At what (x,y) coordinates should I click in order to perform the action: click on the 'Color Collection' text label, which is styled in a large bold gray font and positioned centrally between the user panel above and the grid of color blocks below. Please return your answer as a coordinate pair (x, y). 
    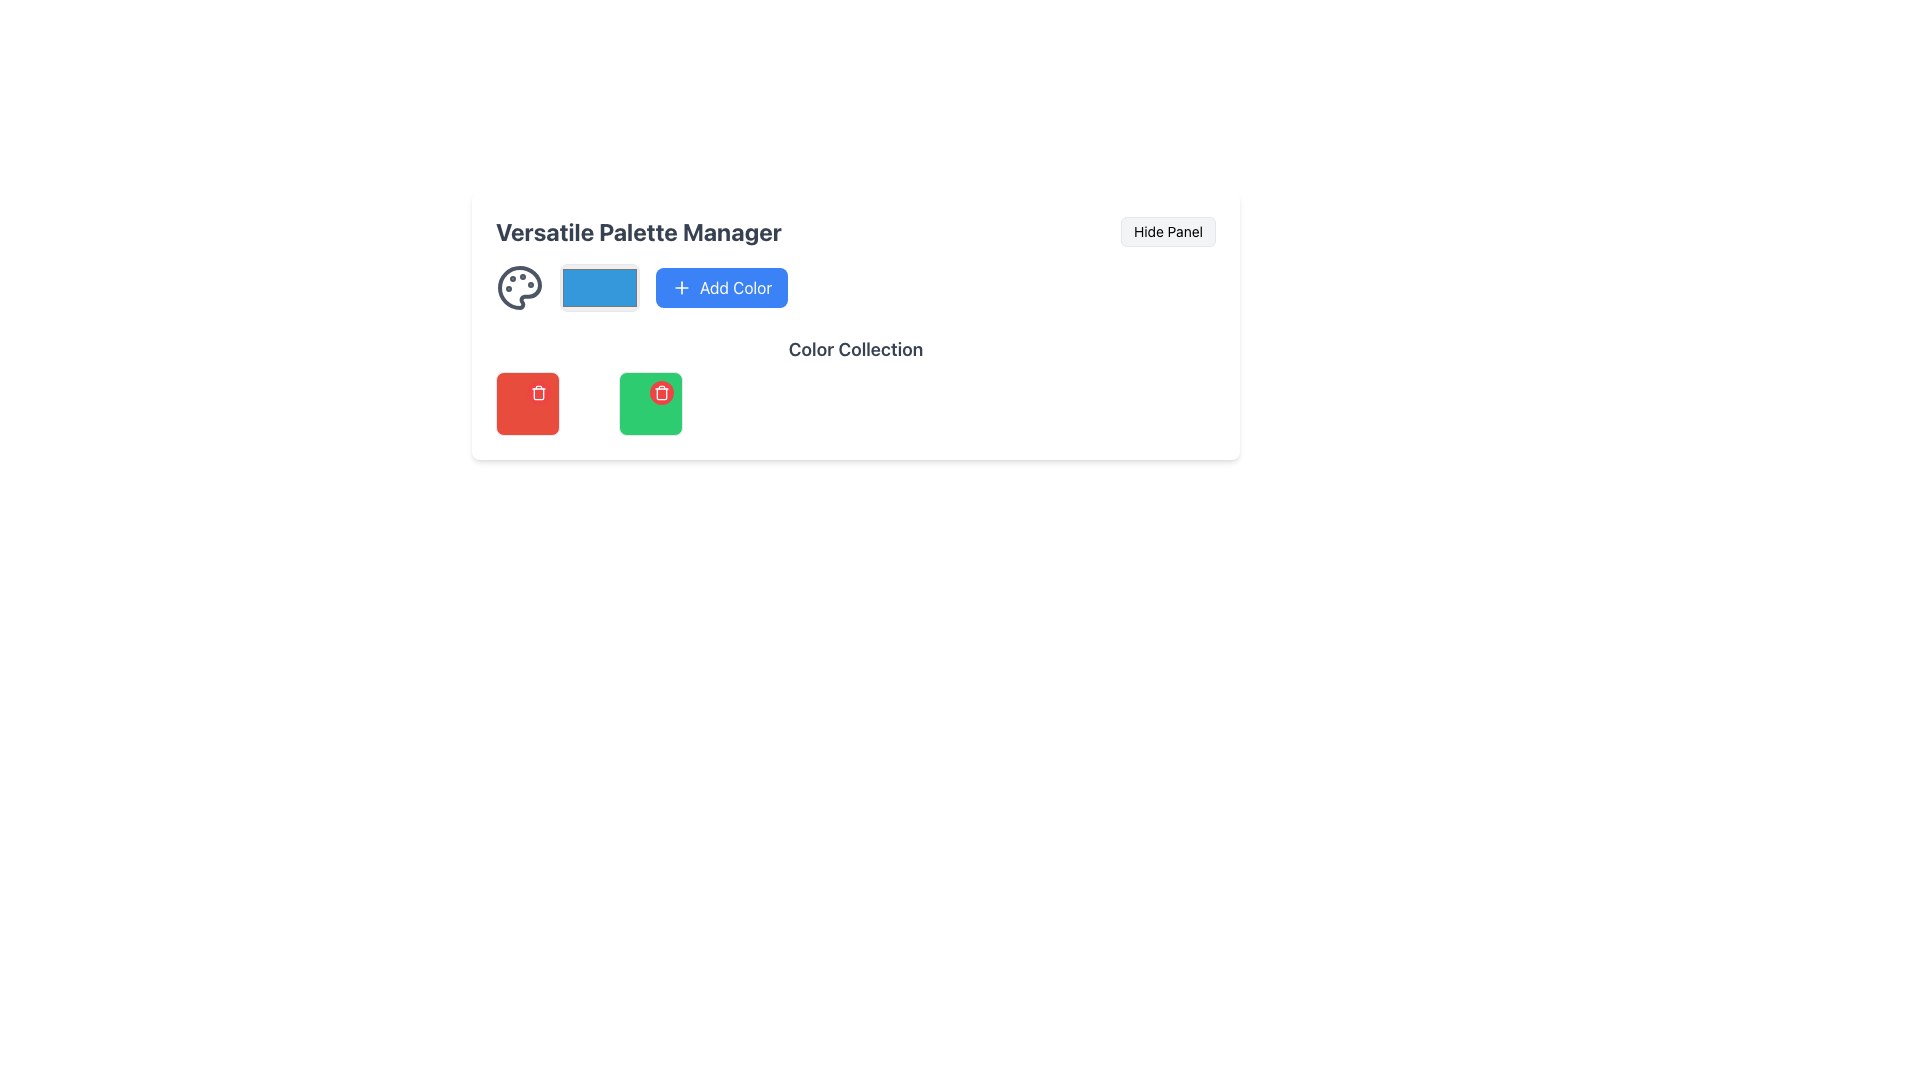
    Looking at the image, I should click on (855, 349).